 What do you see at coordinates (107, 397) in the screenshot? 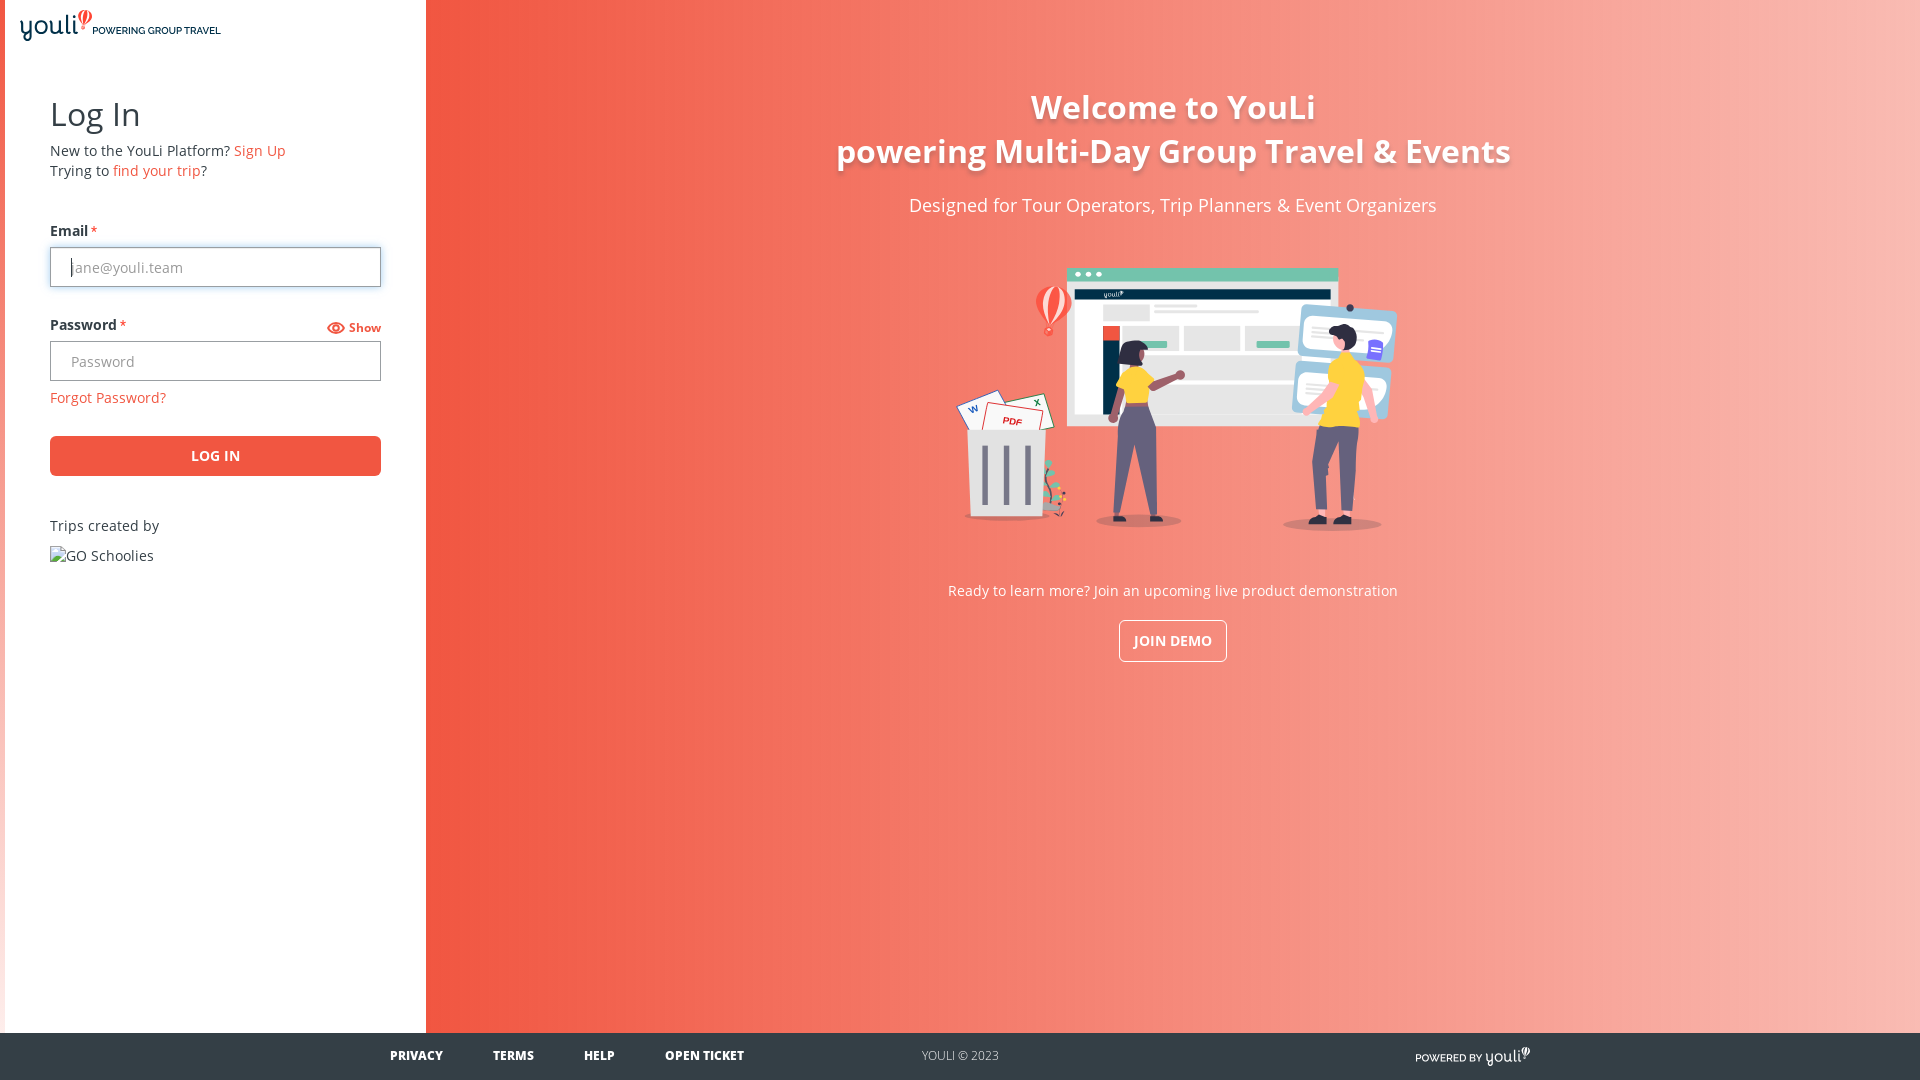
I see `'Forgot Password?'` at bounding box center [107, 397].